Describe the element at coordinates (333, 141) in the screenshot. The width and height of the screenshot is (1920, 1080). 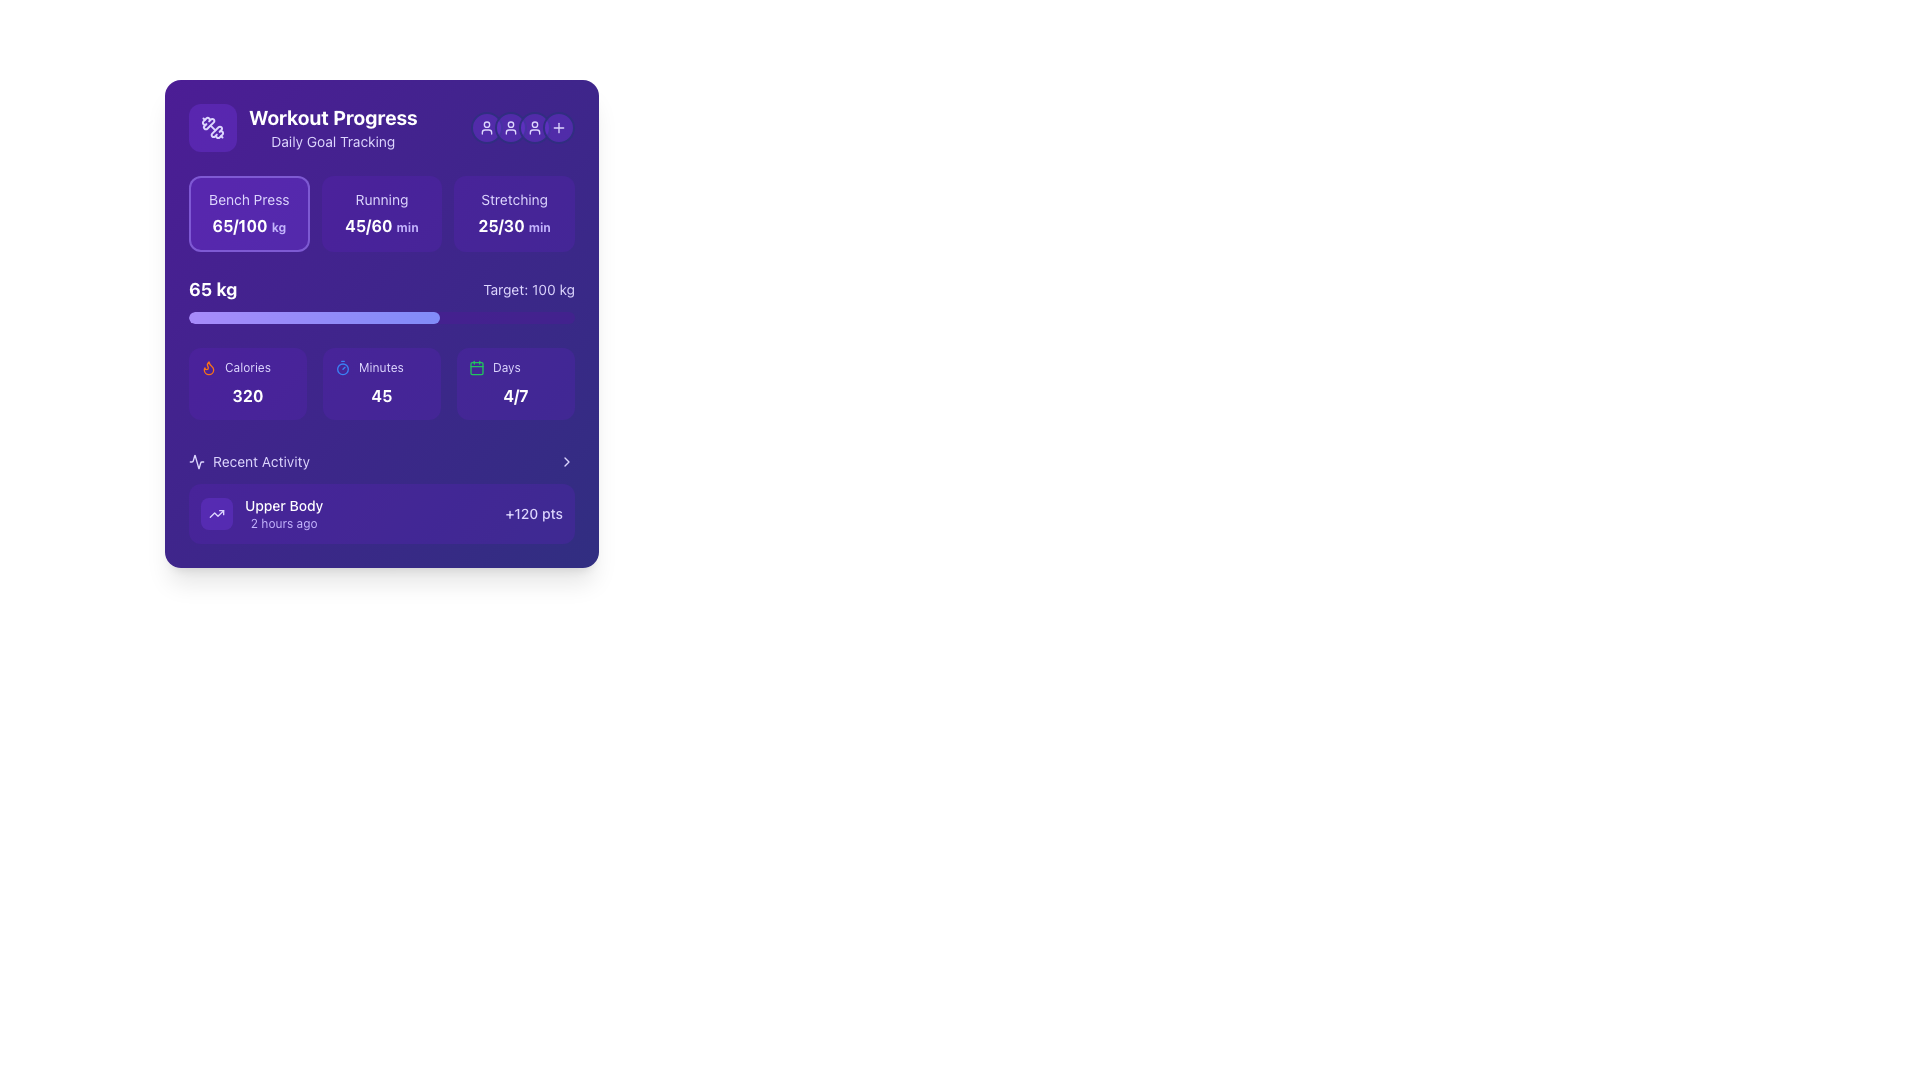
I see `the Static text element displaying 'Daily Goal Tracking' in light purple font, located beneath the 'Workout Progress' title` at that location.